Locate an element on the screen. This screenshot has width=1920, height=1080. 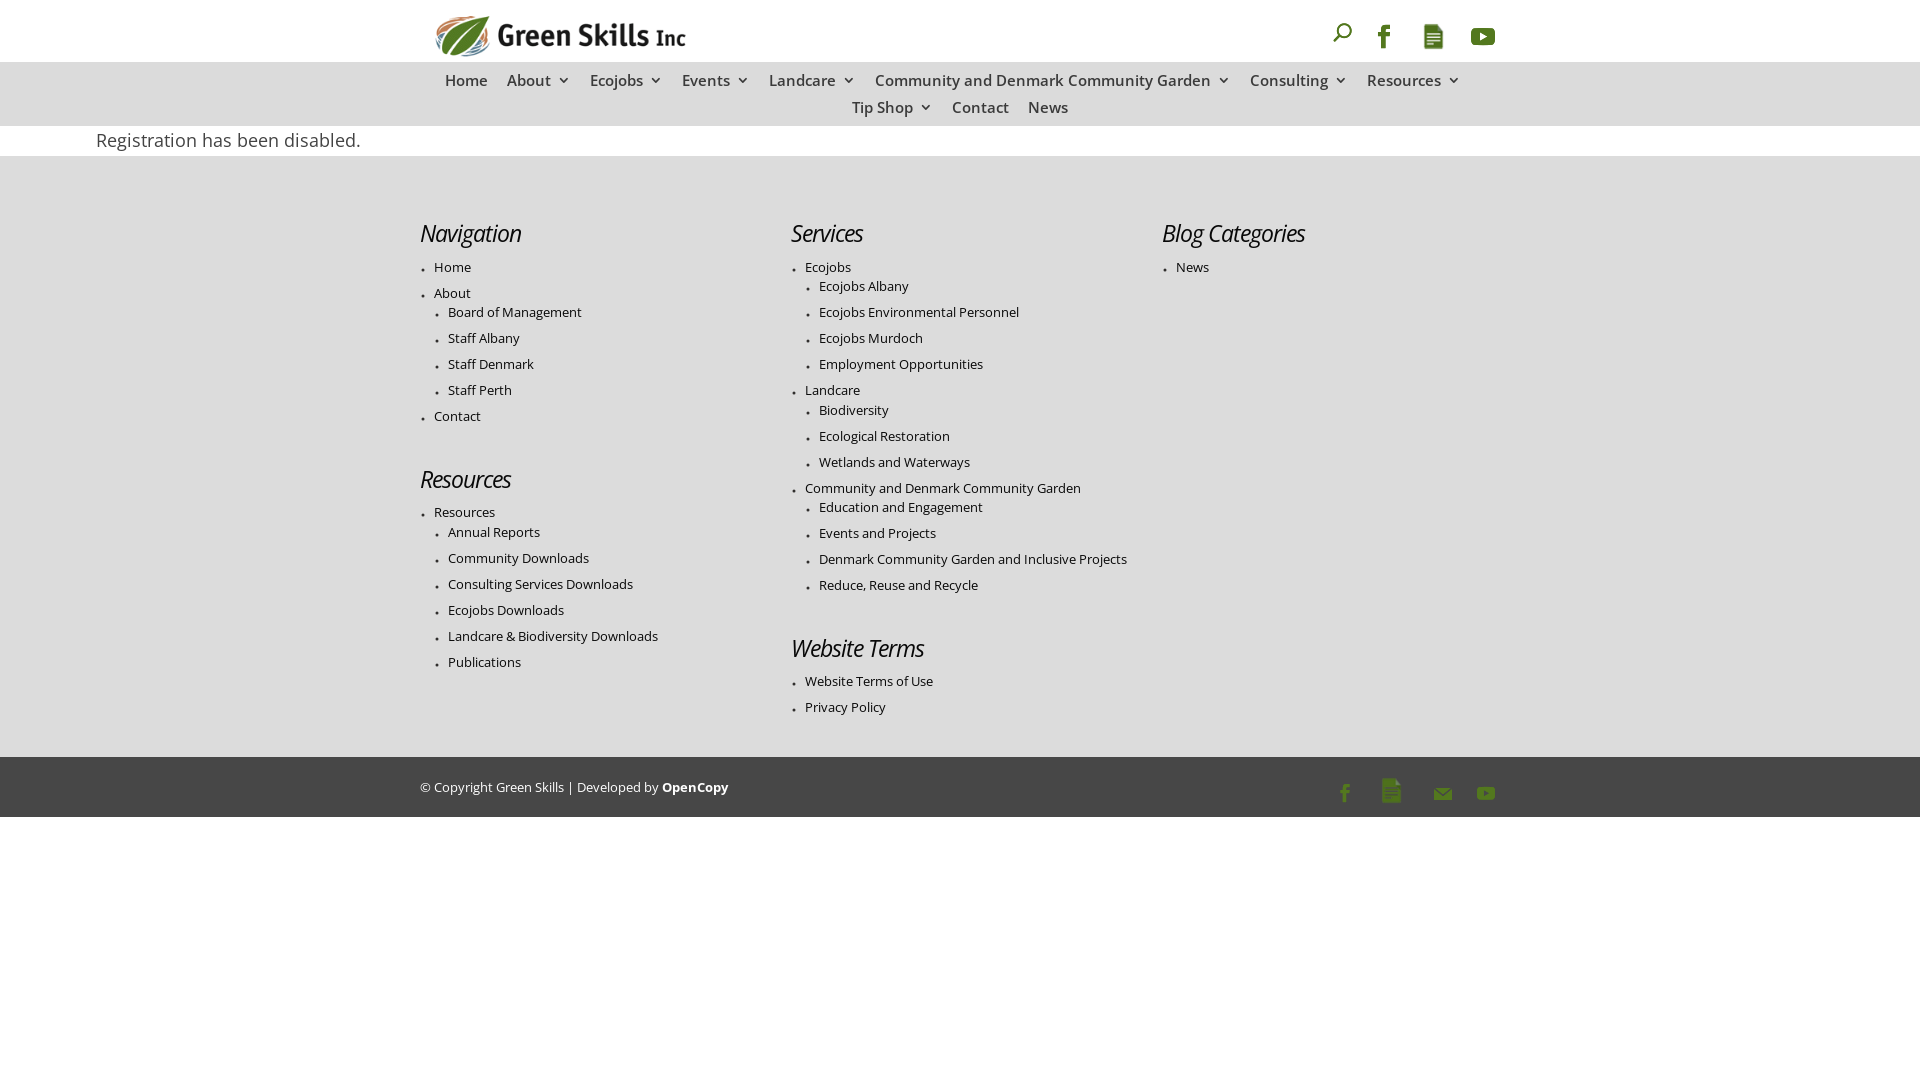
'Privacy Policy' is located at coordinates (845, 705).